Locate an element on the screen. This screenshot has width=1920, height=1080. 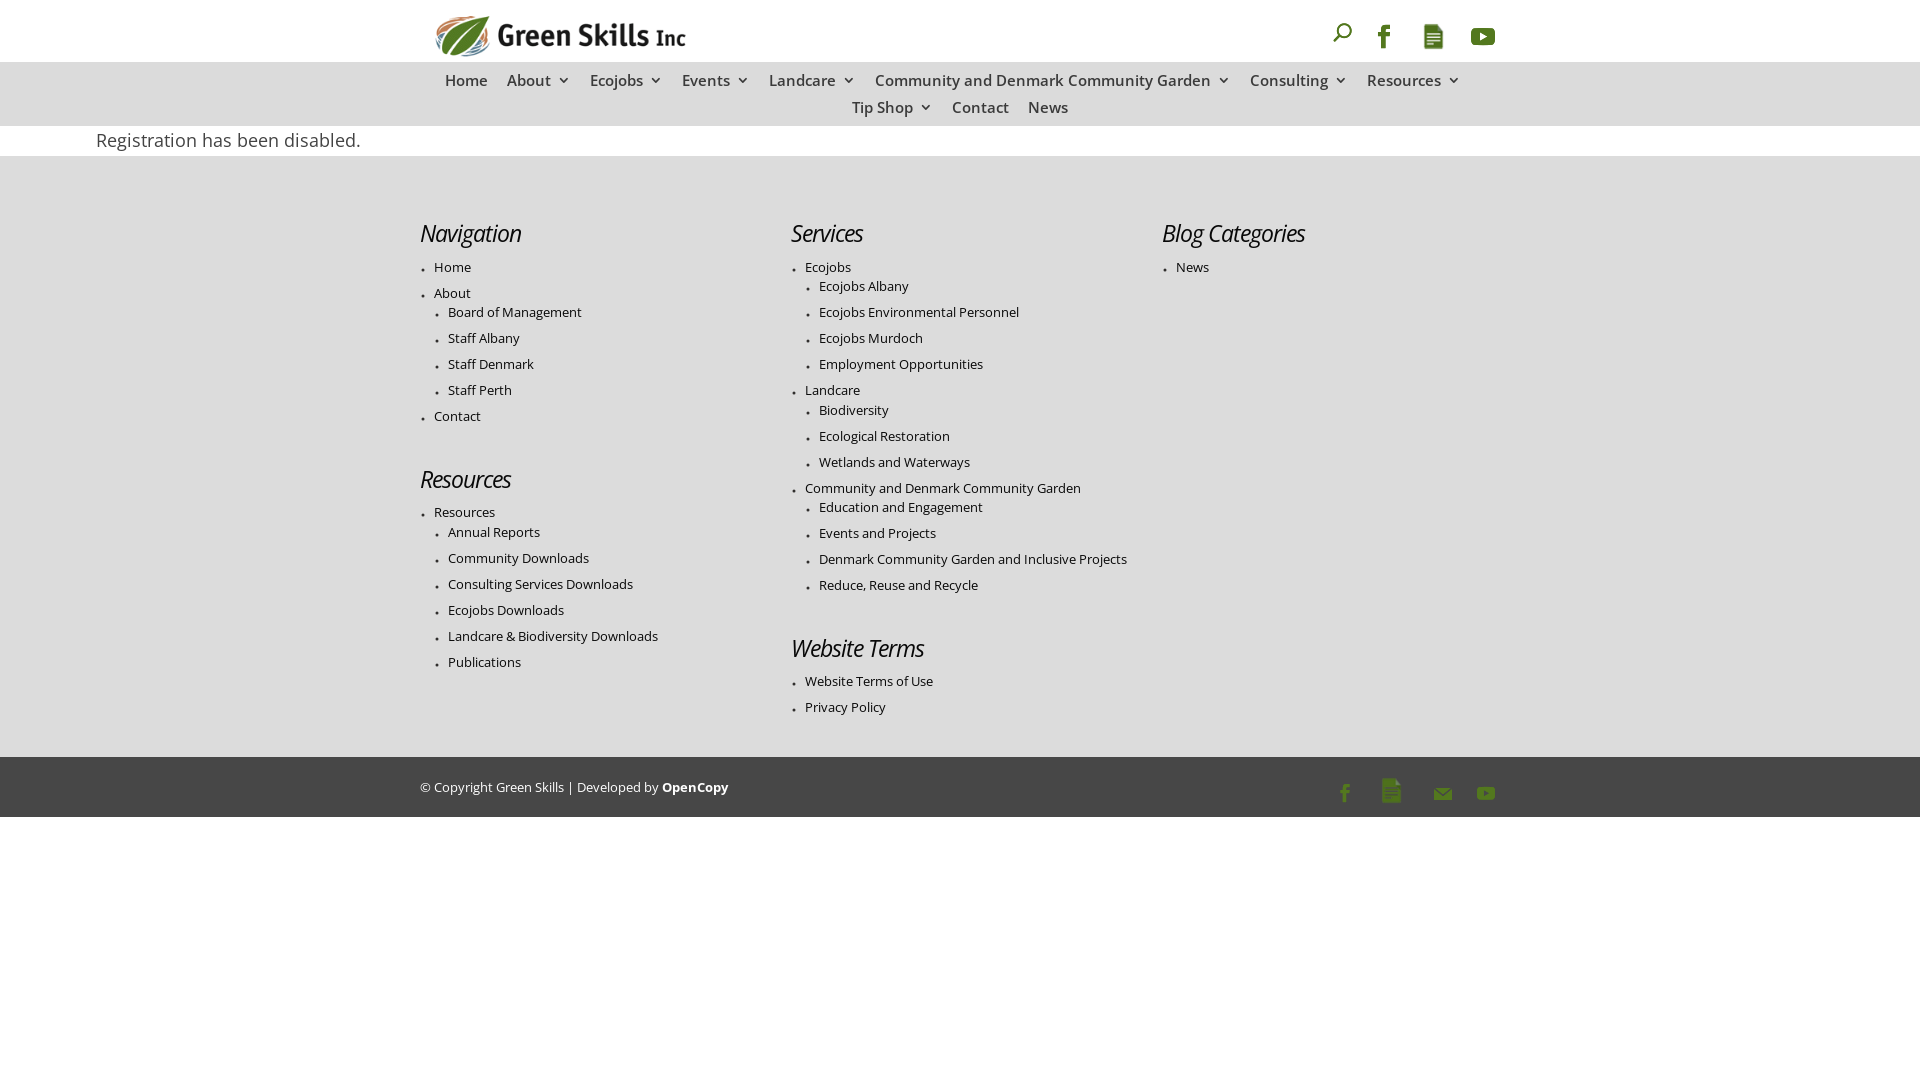
'Privacy Policy' is located at coordinates (845, 705).